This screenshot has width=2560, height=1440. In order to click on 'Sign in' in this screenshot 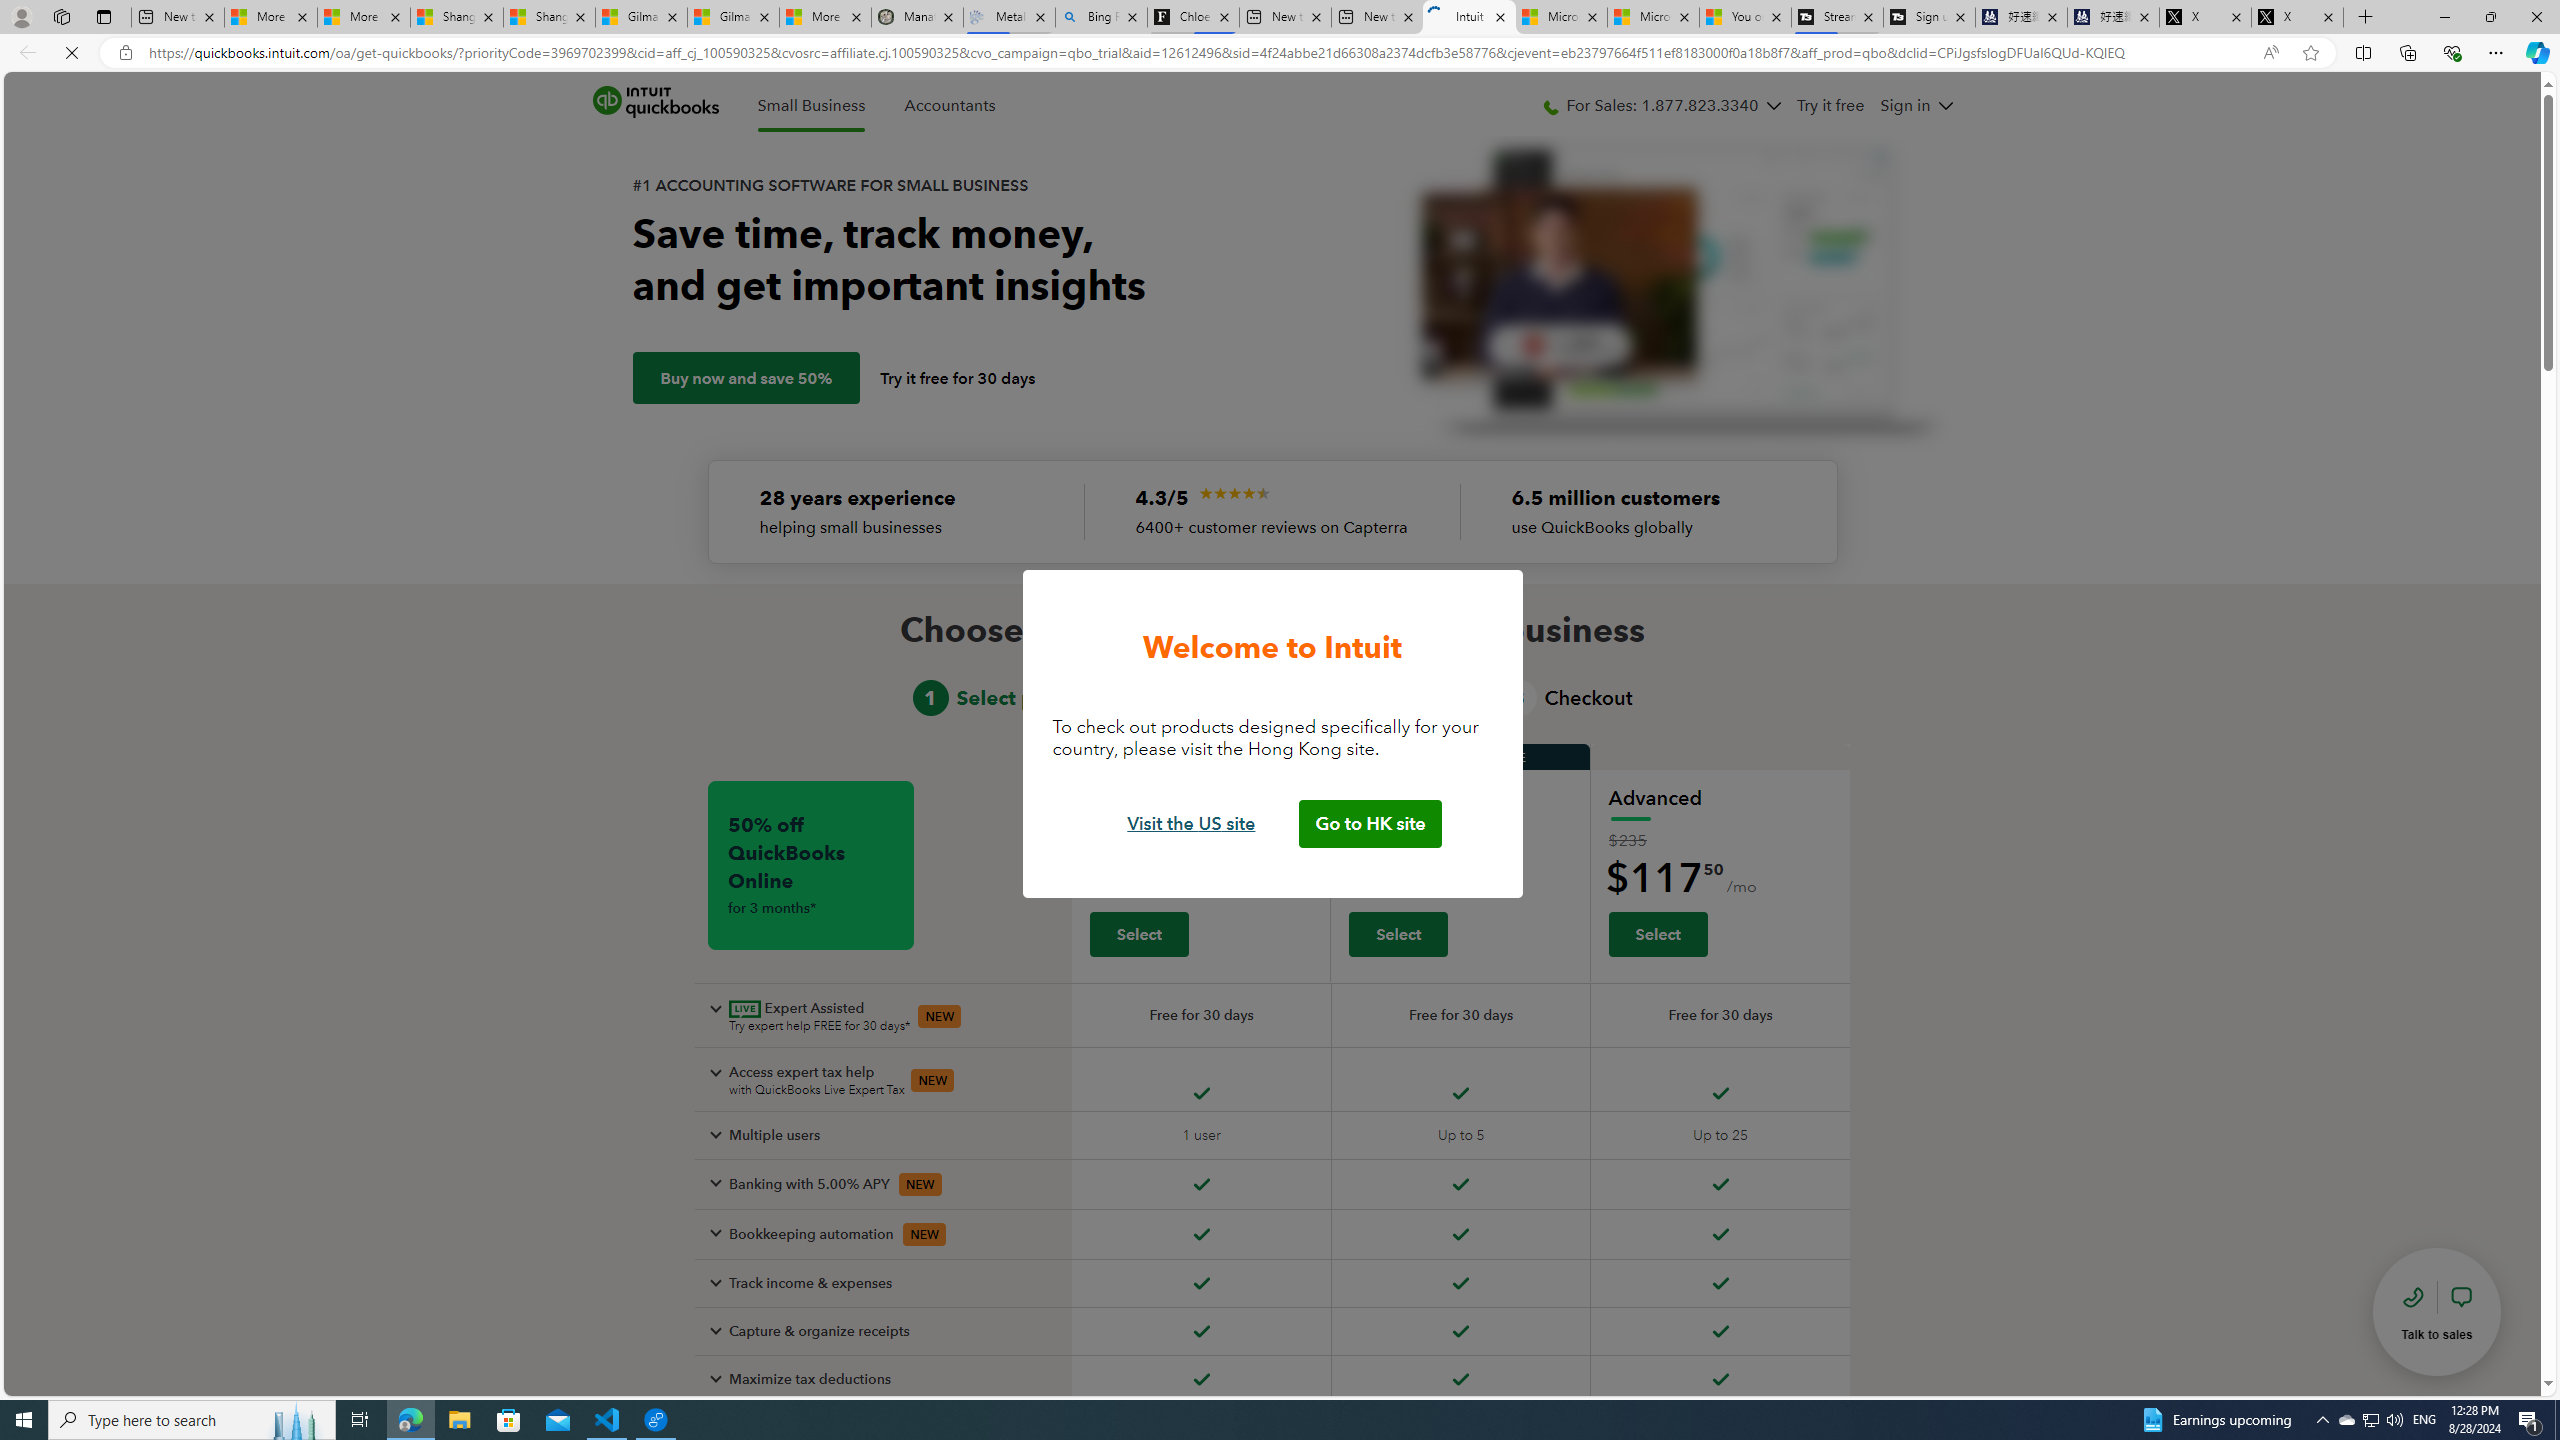, I will do `click(1915, 106)`.